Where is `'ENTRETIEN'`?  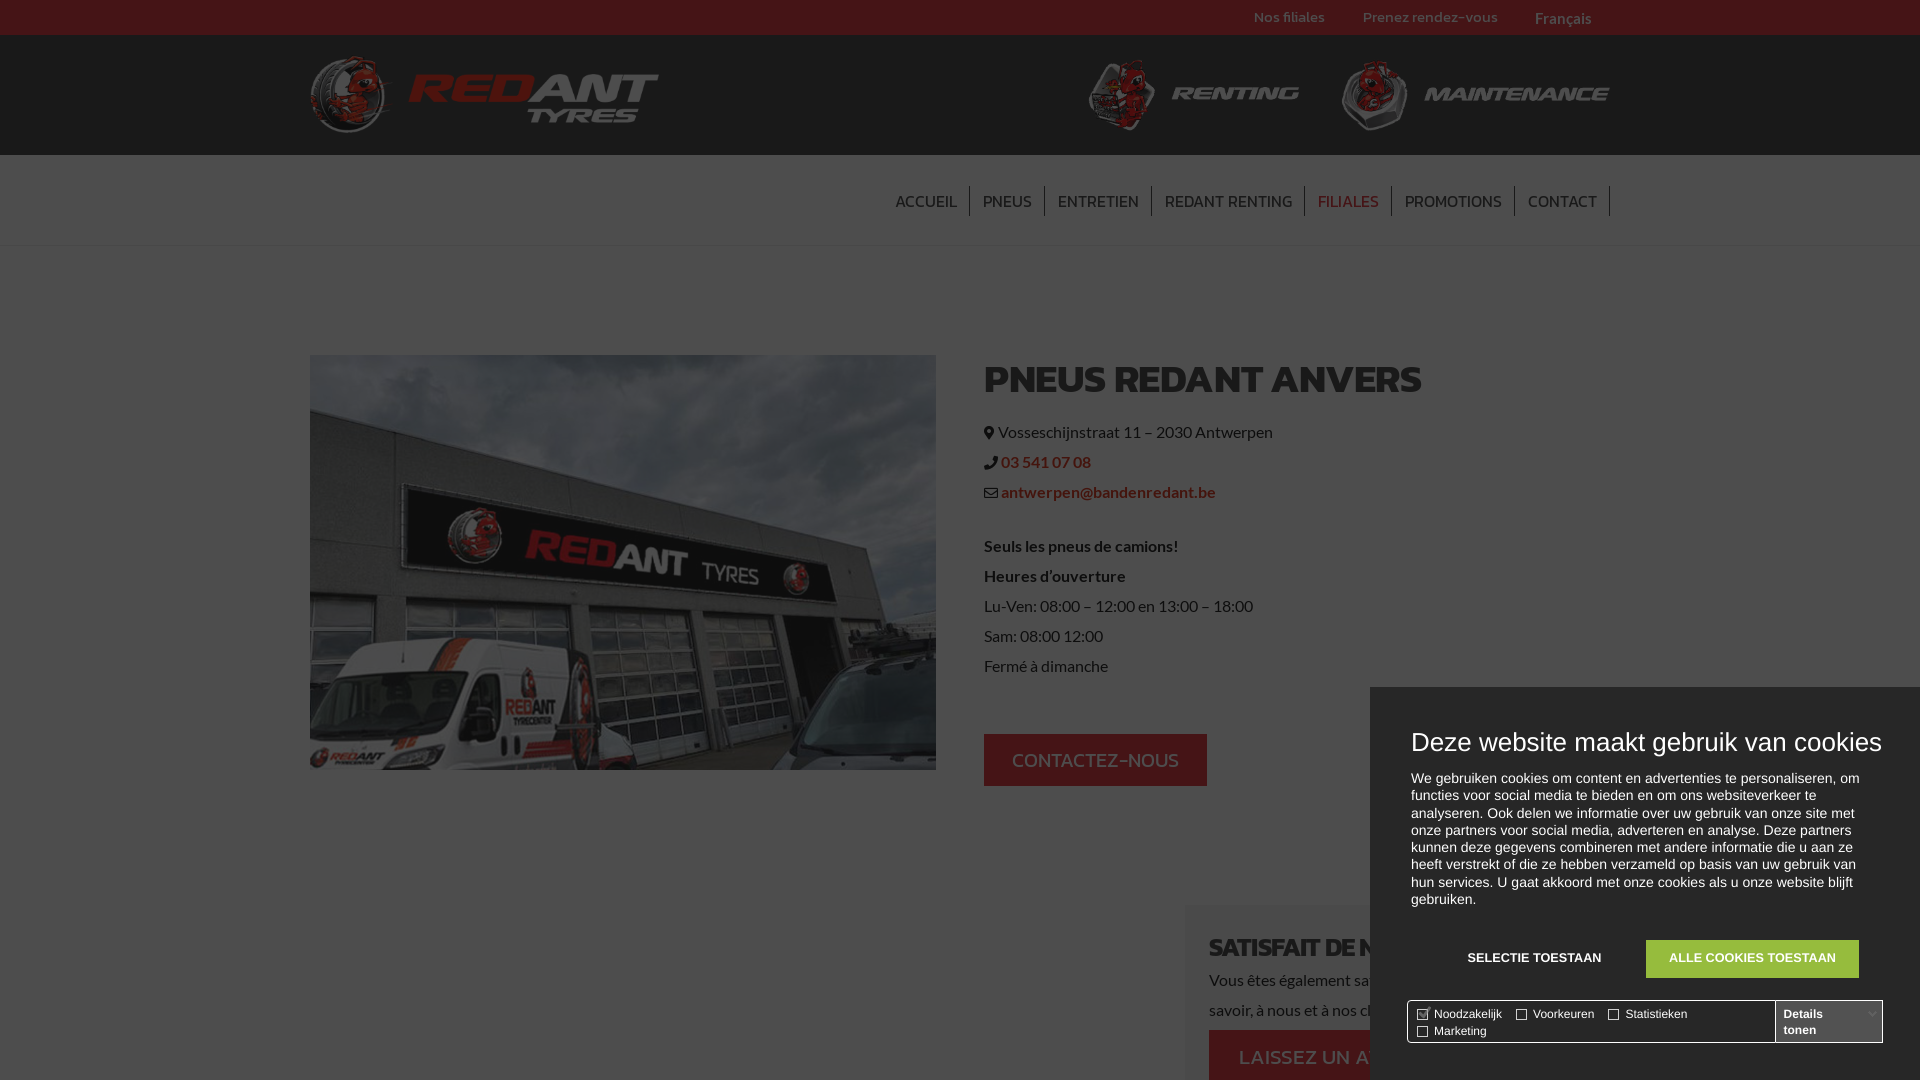
'ENTRETIEN' is located at coordinates (1044, 200).